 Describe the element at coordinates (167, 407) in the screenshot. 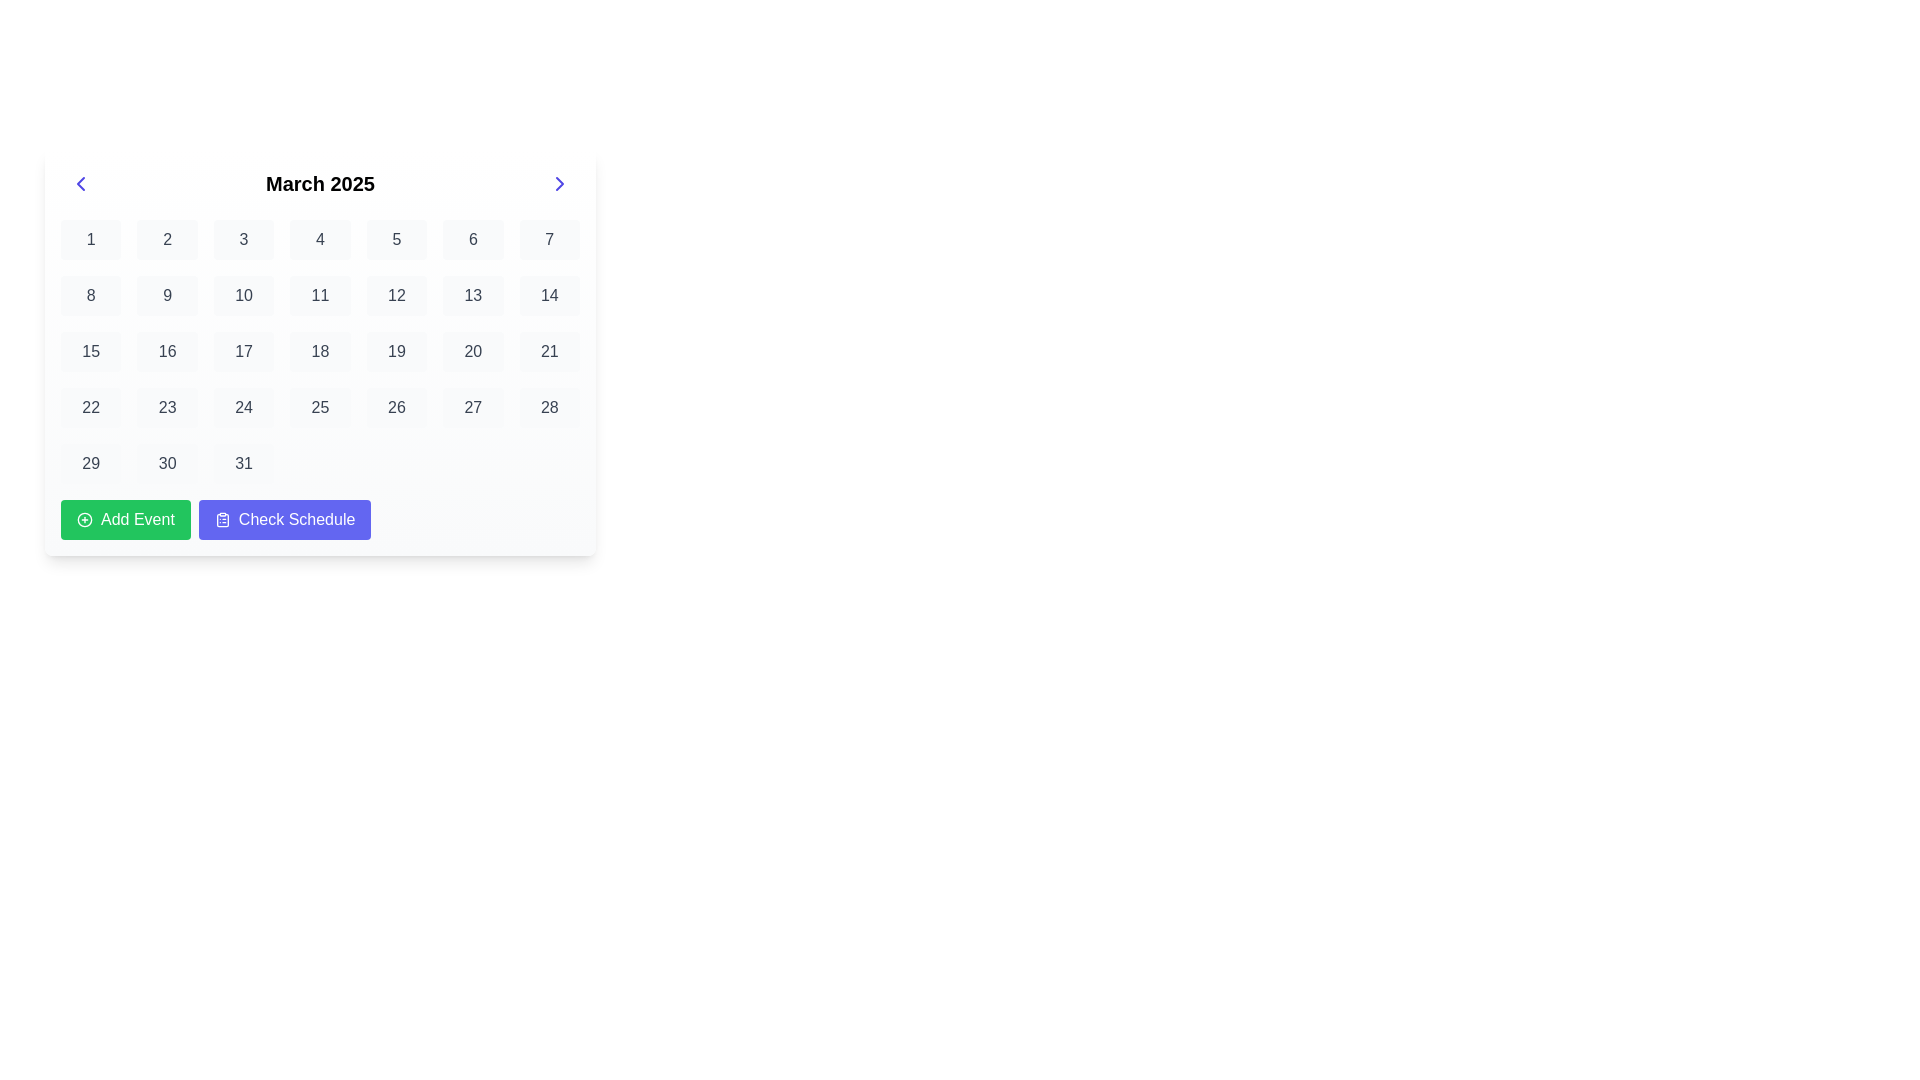

I see `the text display element in the calendar grid cell that shows the number '23', which has a light gray background and rounded edges` at that location.